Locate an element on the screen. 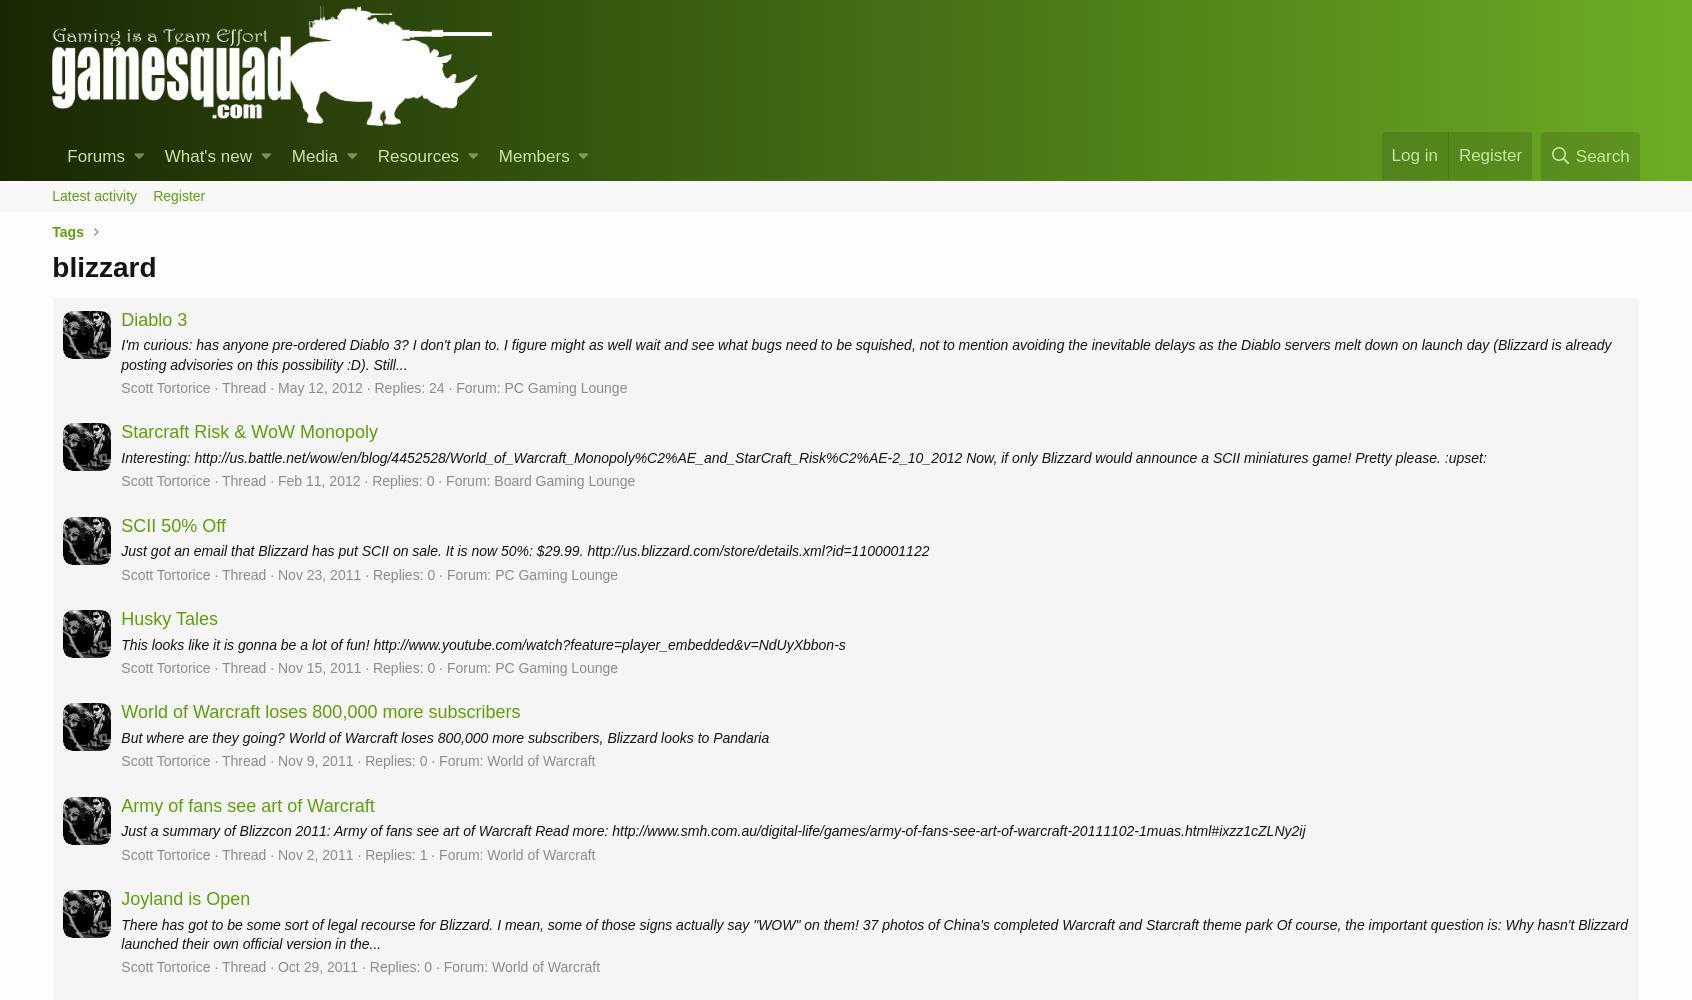 The image size is (1692, 1000). 'Log in' is located at coordinates (1413, 154).